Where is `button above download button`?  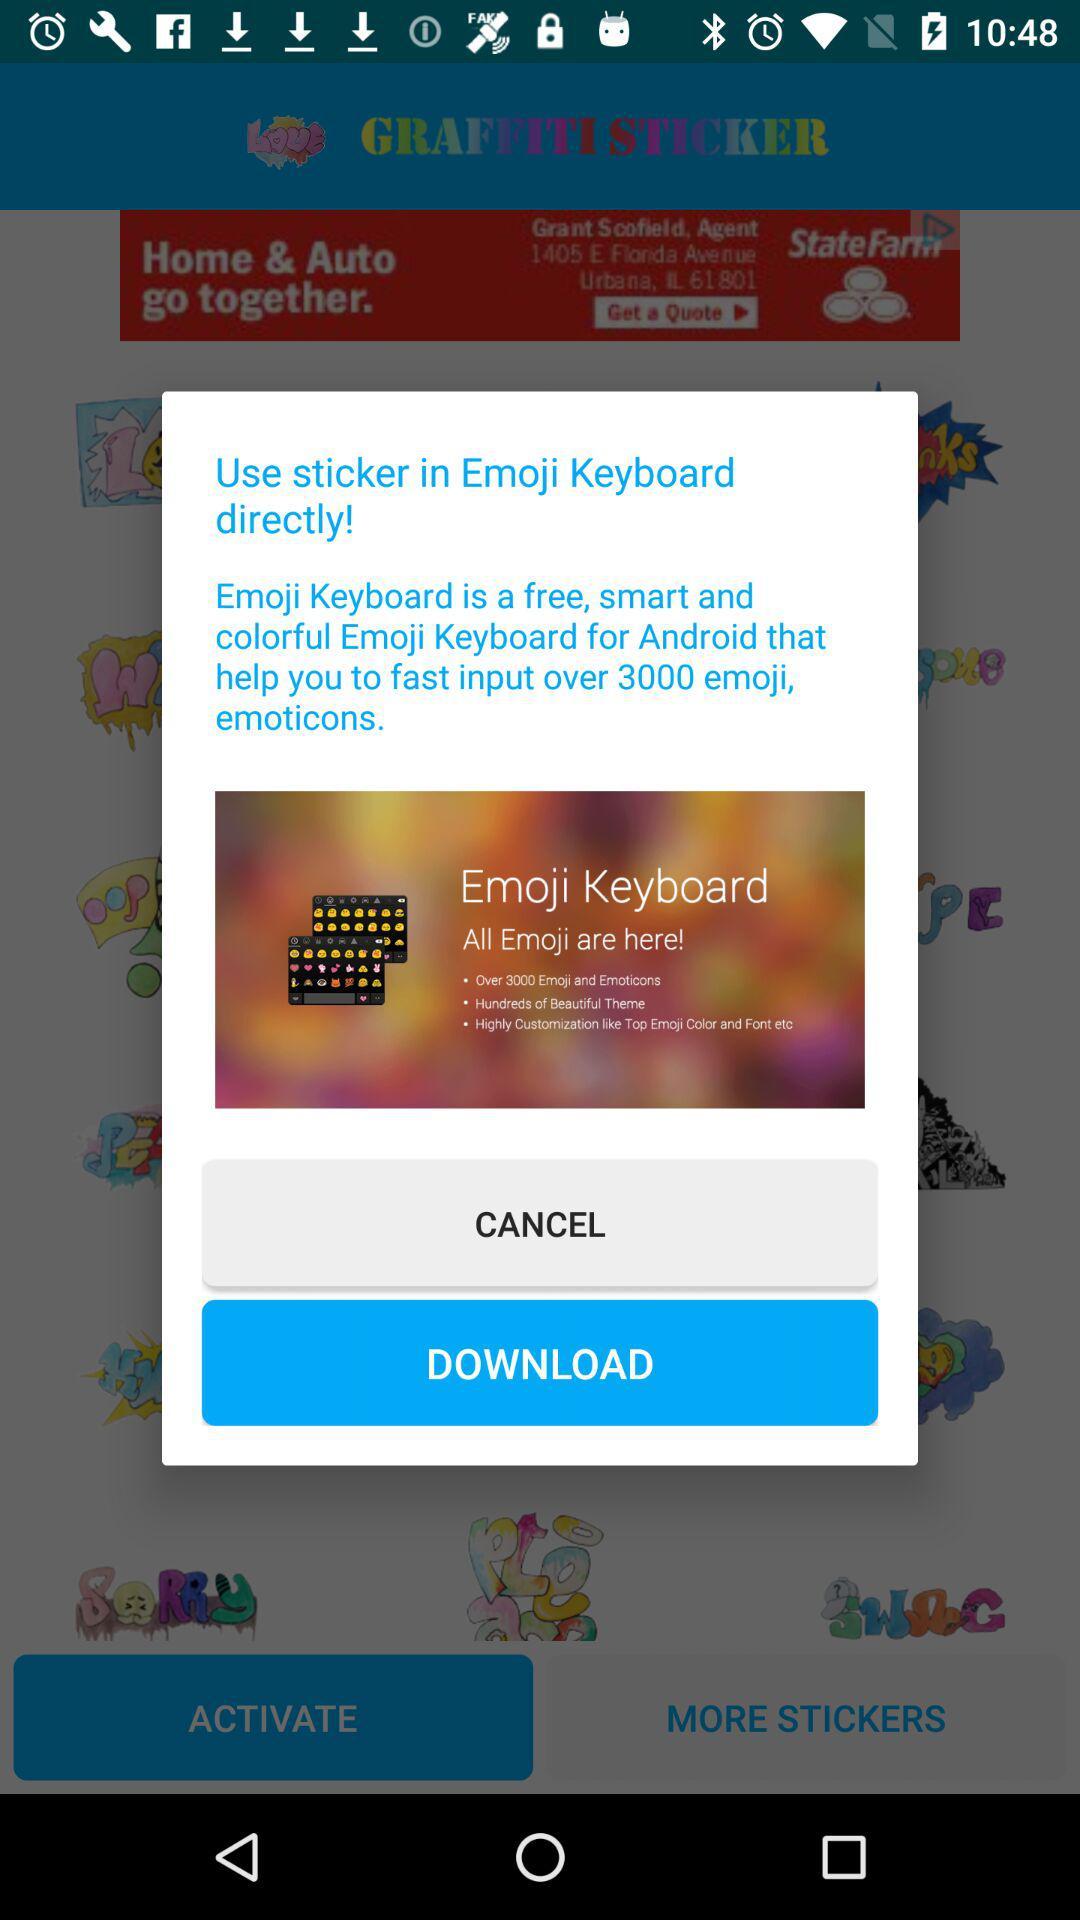 button above download button is located at coordinates (540, 1222).